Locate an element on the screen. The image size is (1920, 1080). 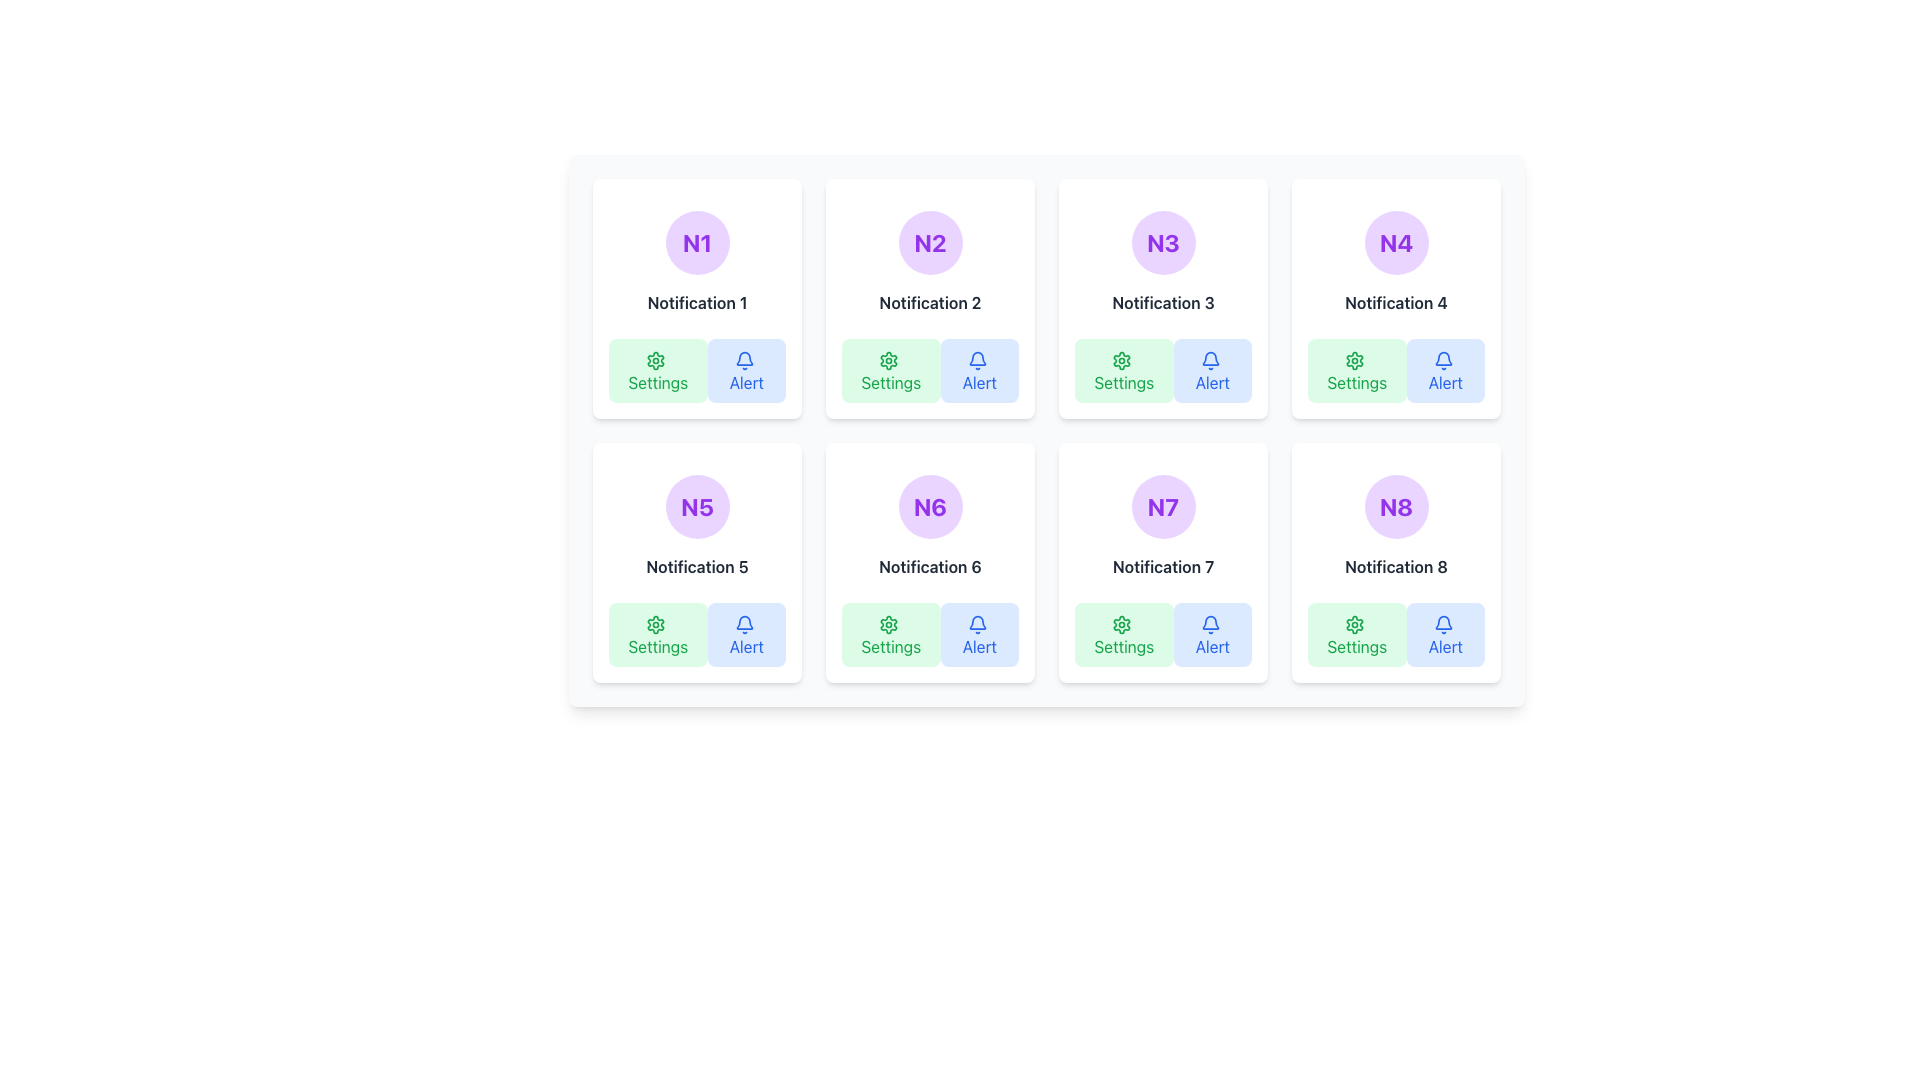
alert button in Notification 7, located in the second row and third column of the grid, to explore additional features is located at coordinates (1211, 635).